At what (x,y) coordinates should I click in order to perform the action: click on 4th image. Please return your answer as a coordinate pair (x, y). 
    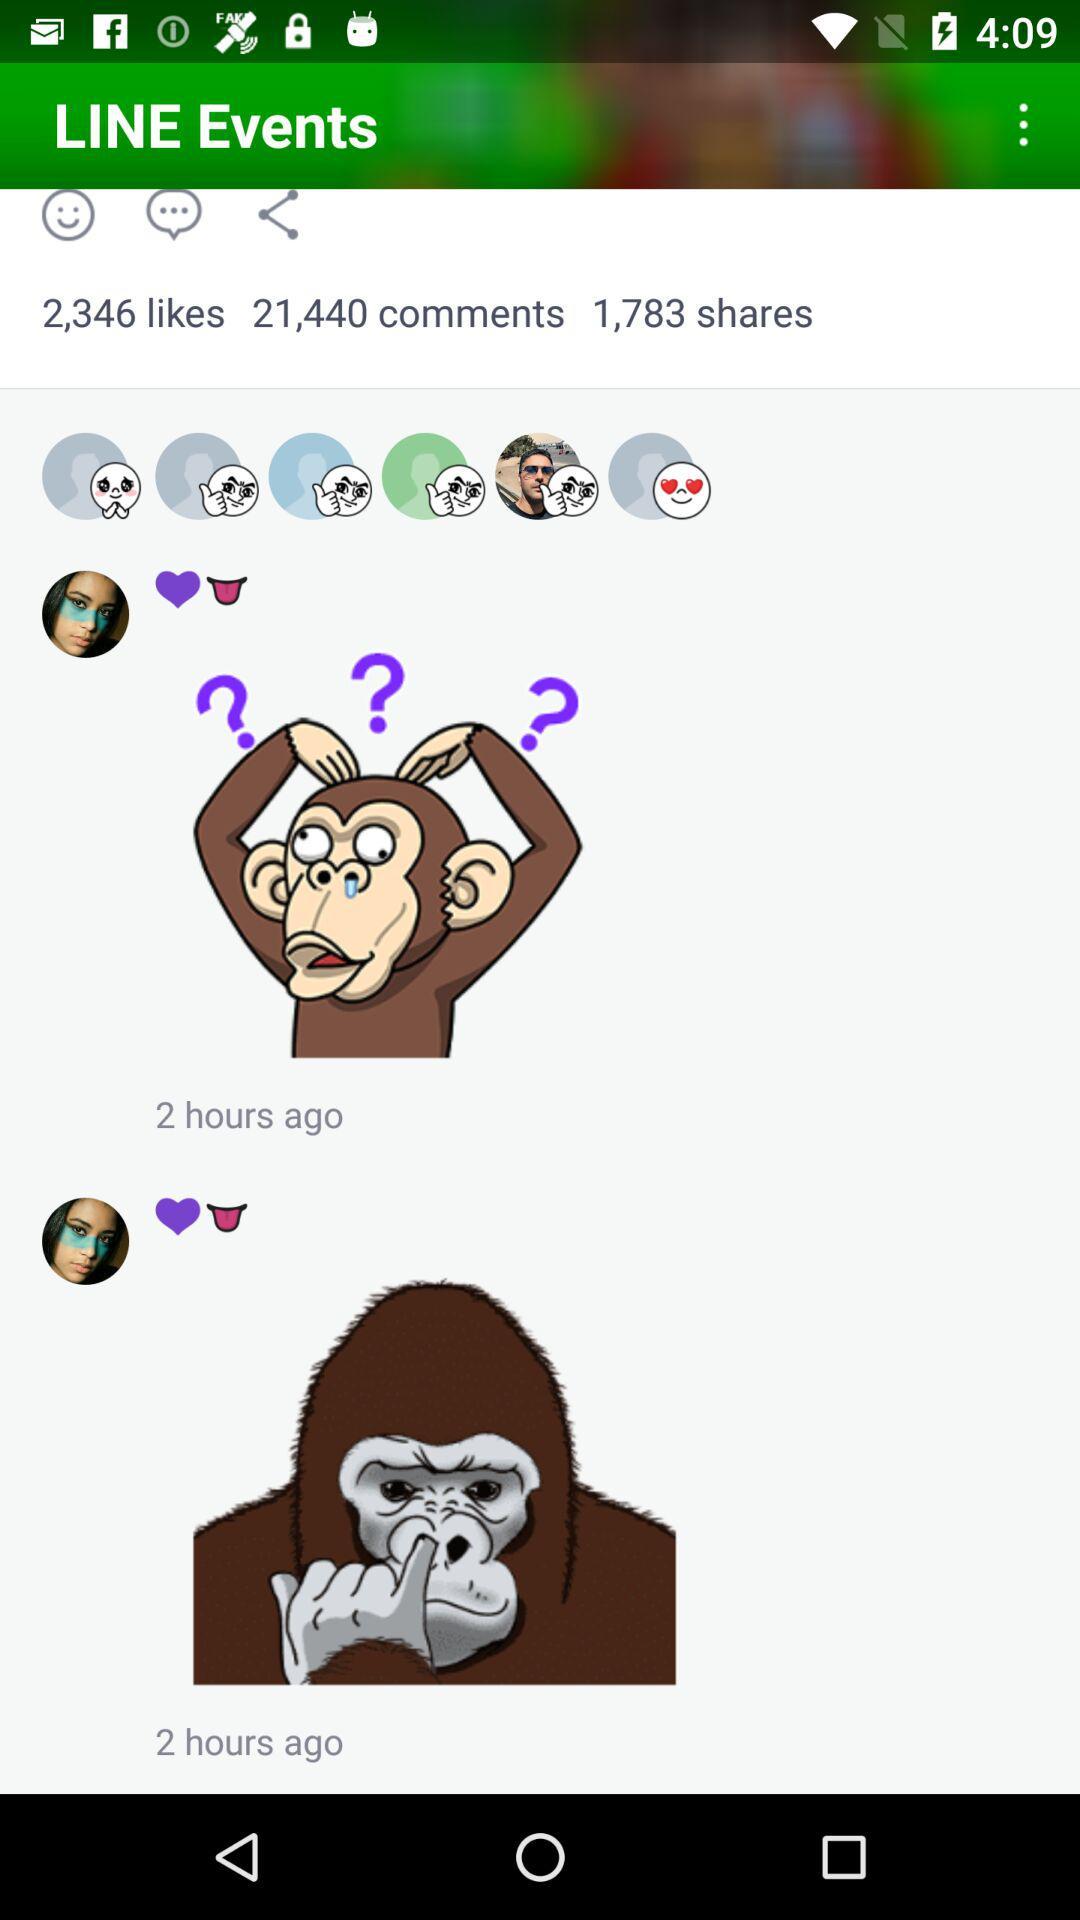
    Looking at the image, I should click on (433, 476).